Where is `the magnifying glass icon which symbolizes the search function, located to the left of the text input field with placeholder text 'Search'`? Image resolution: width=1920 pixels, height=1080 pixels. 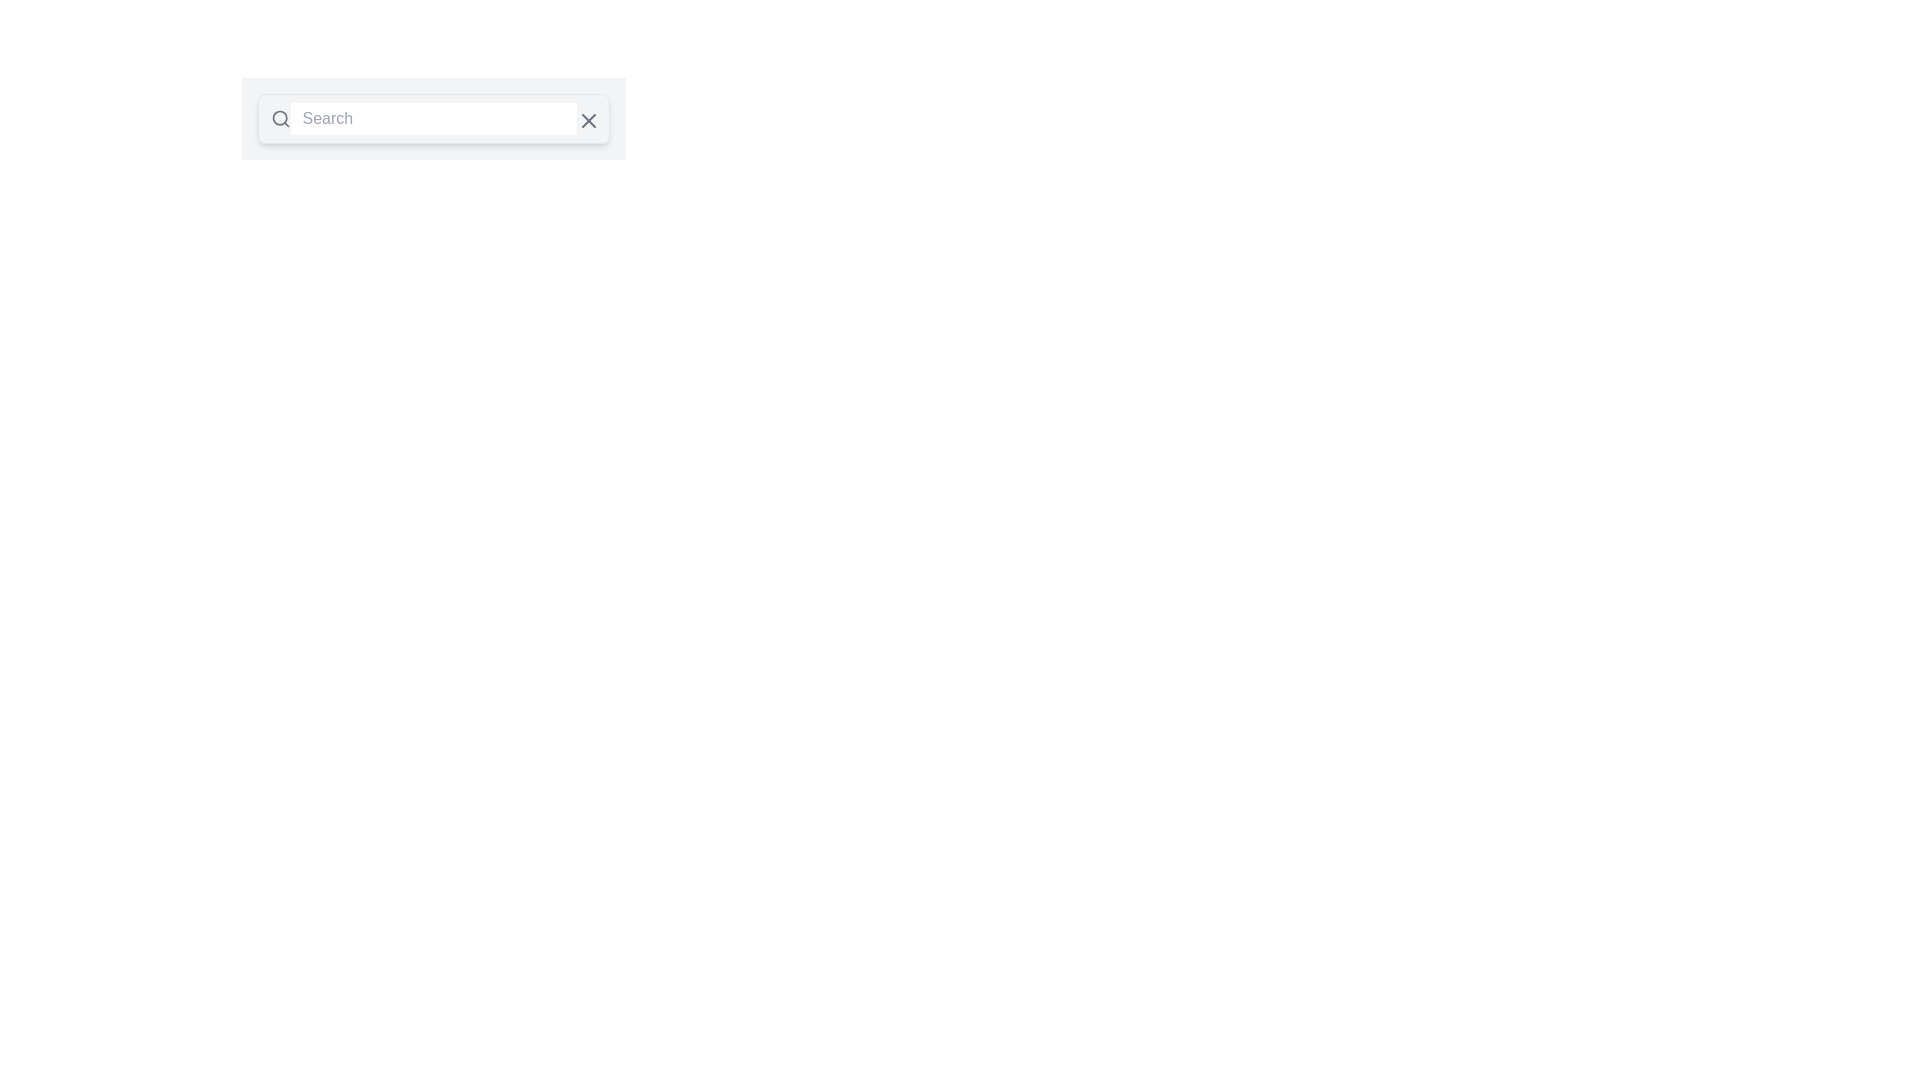 the magnifying glass icon which symbolizes the search function, located to the left of the text input field with placeholder text 'Search' is located at coordinates (279, 119).